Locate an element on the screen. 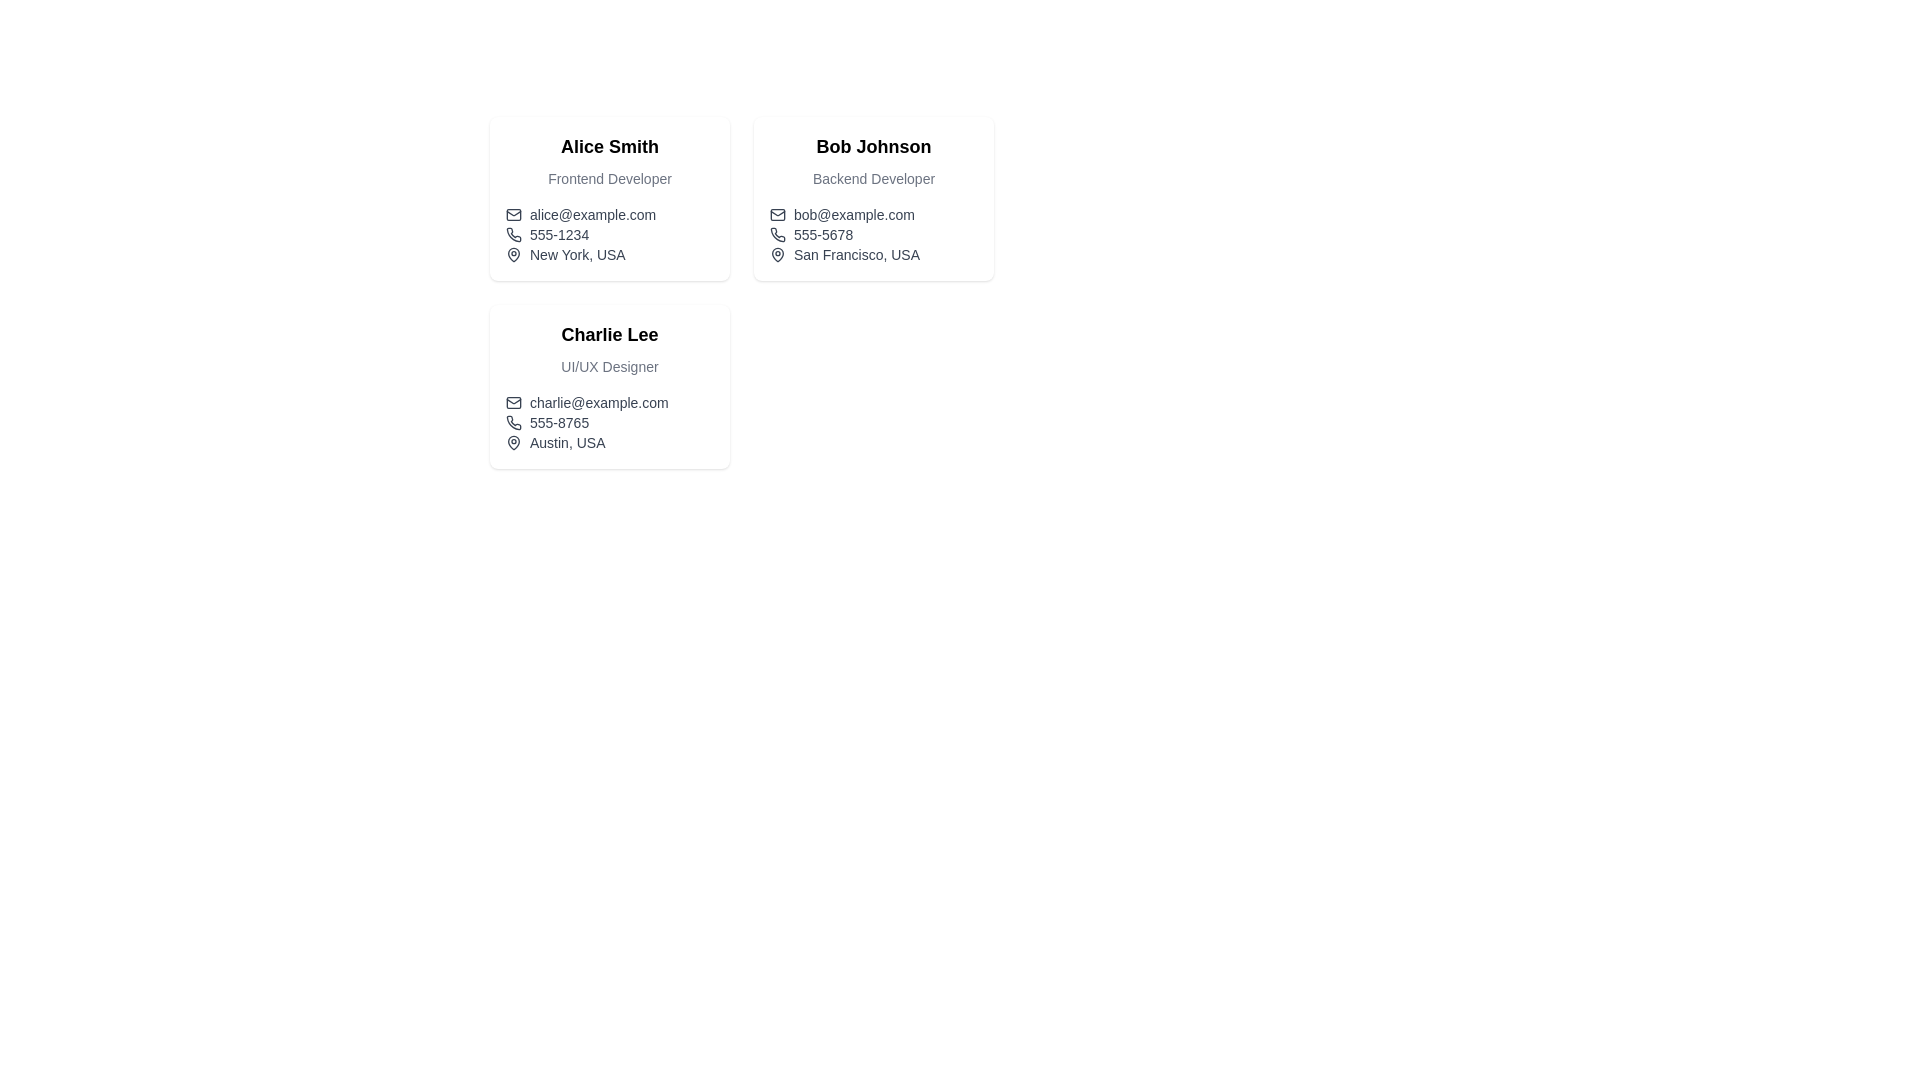 This screenshot has height=1080, width=1920. the text element displaying the job title 'Frontend Developer' which is styled in small gray font and located below 'Alice Smith' in the profile card is located at coordinates (608, 177).